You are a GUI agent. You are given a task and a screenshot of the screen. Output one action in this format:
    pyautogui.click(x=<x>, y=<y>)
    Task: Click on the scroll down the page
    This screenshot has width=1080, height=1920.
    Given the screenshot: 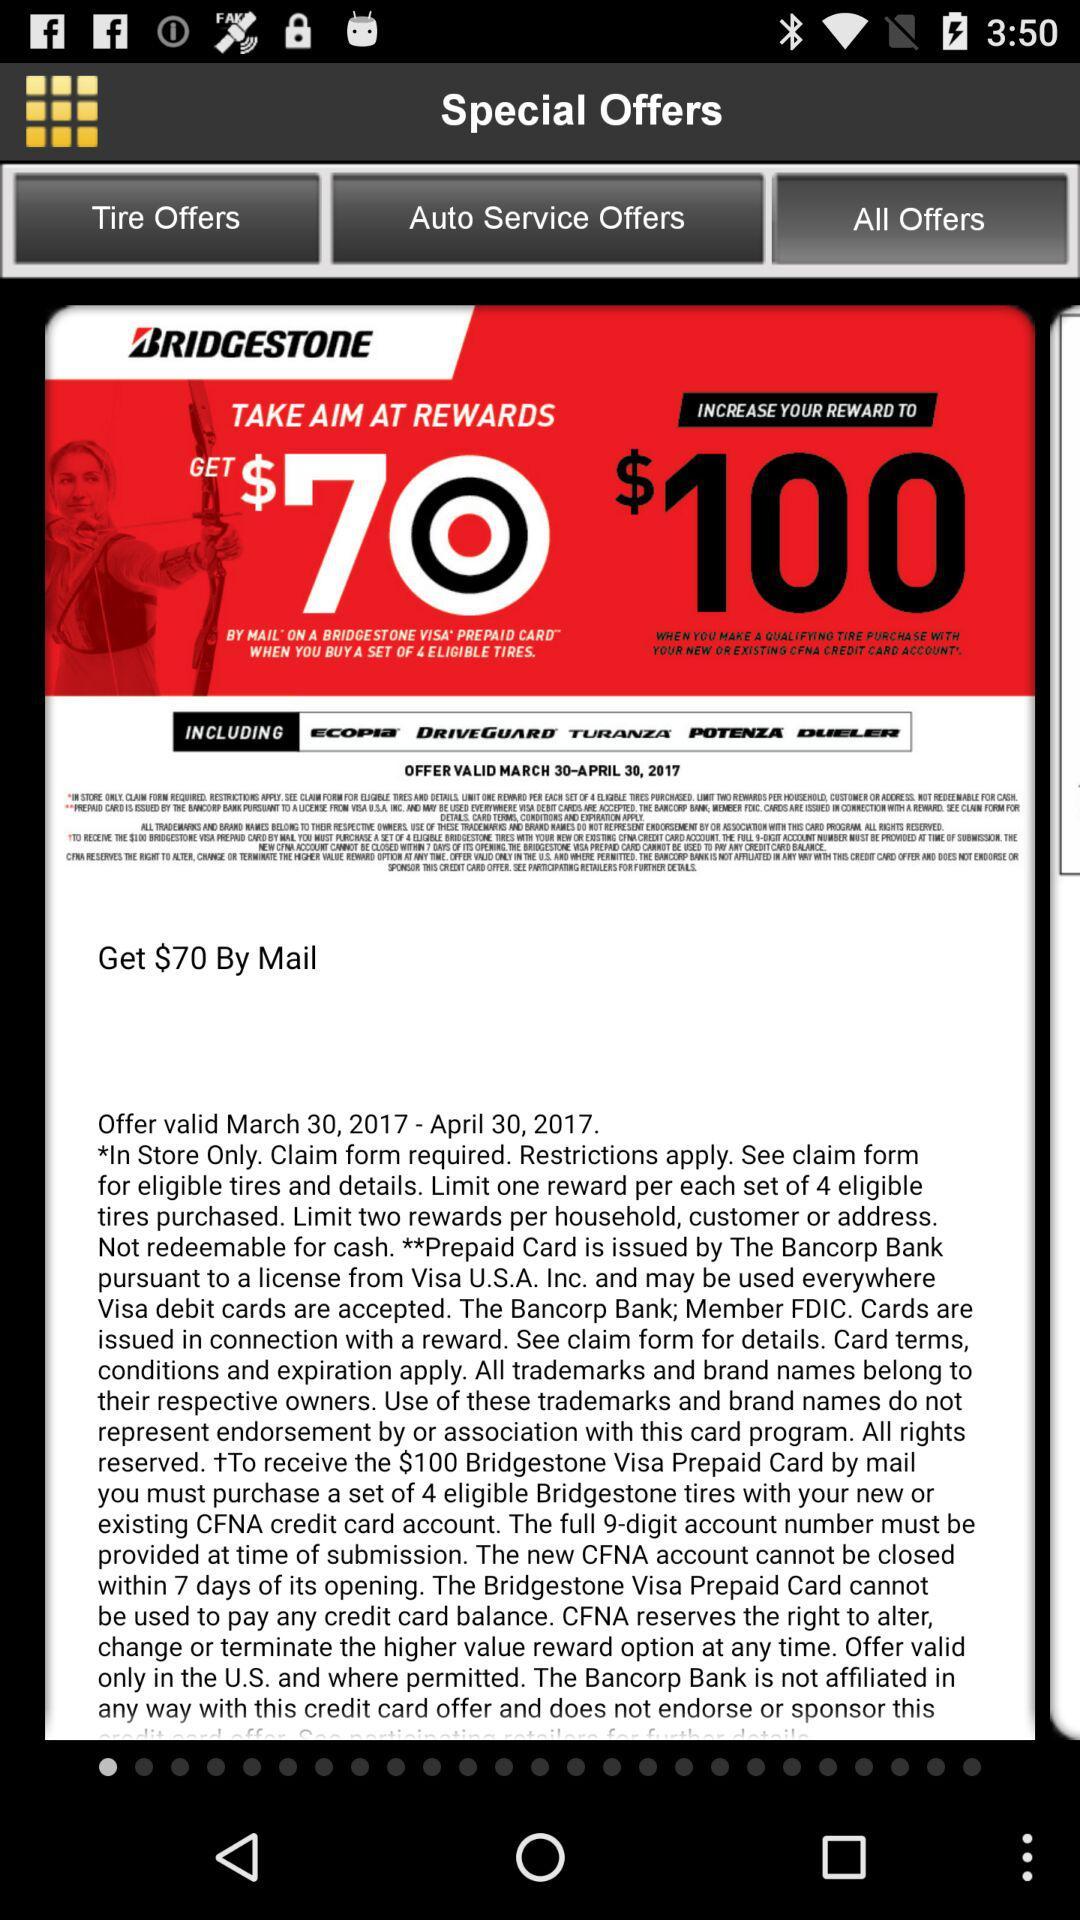 What is the action you would take?
    pyautogui.click(x=1063, y=593)
    